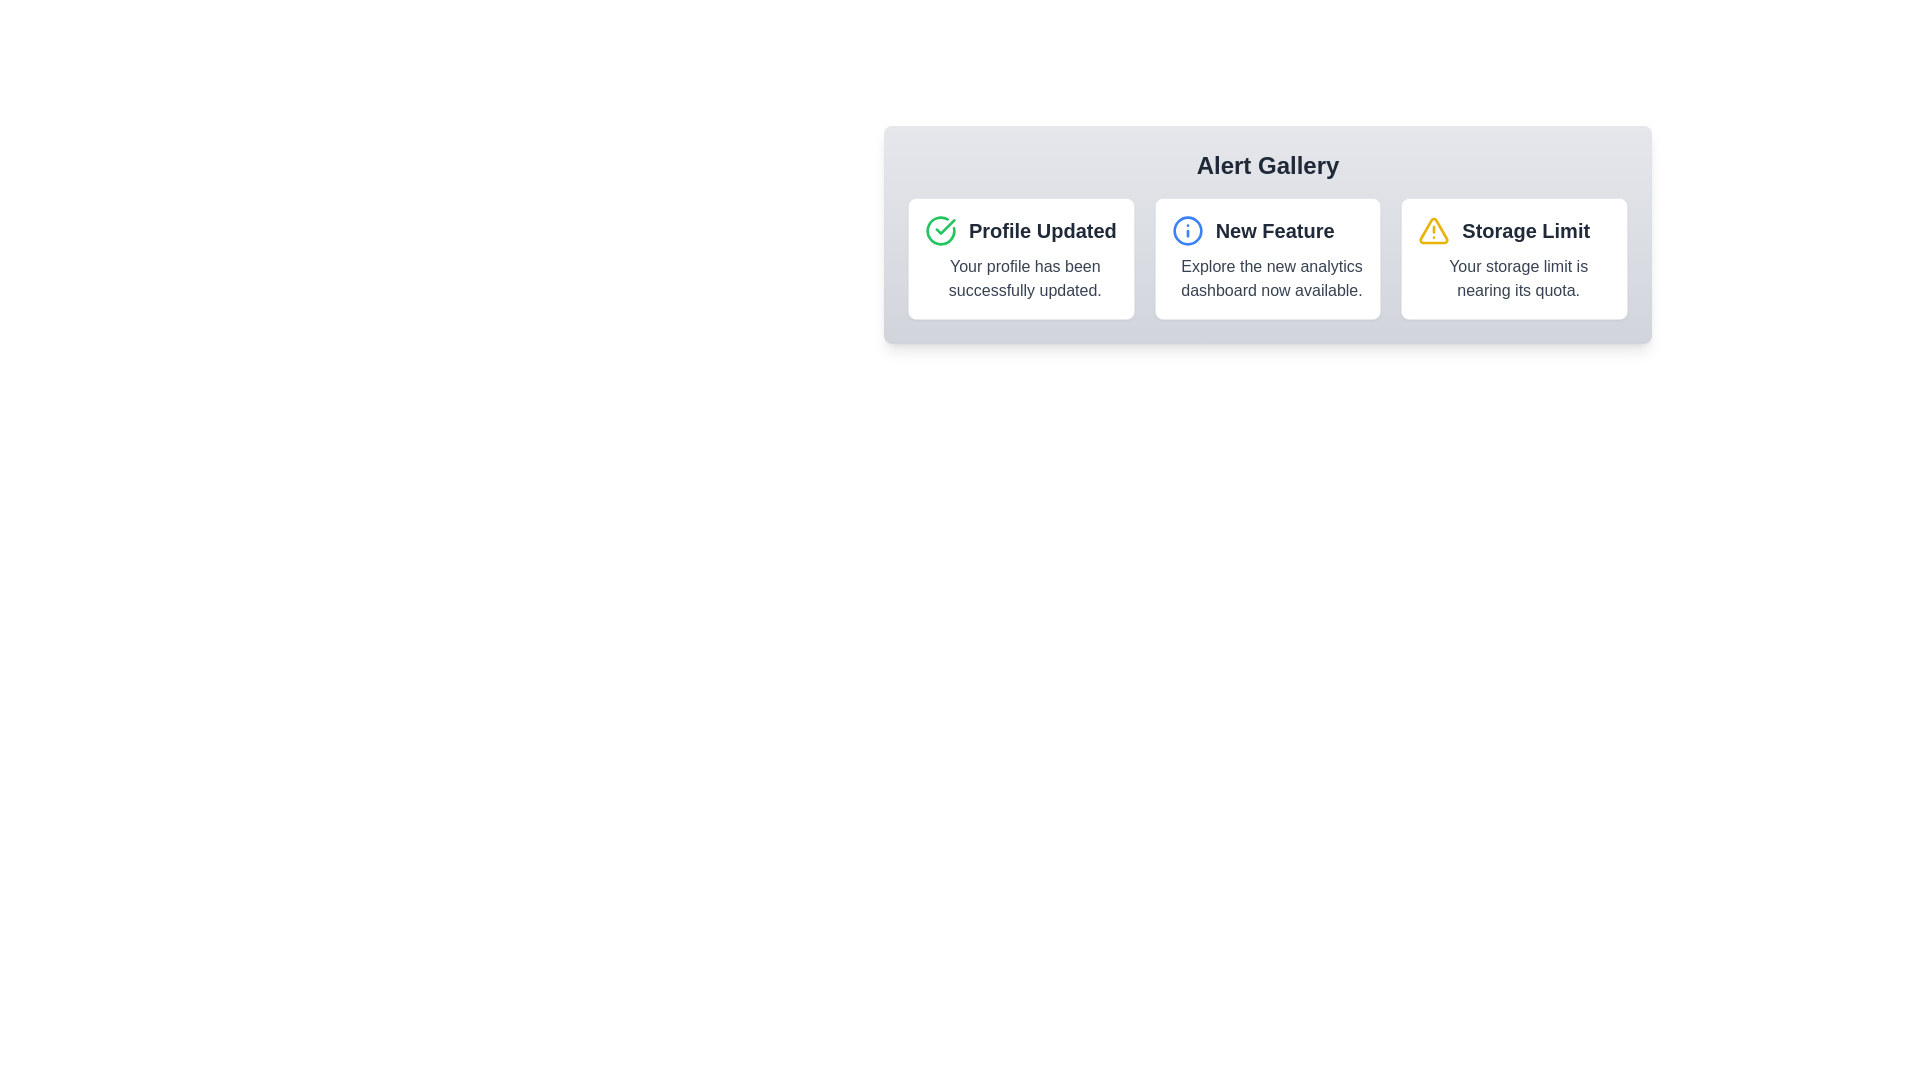 Image resolution: width=1920 pixels, height=1080 pixels. Describe the element at coordinates (1433, 230) in the screenshot. I see `the warning alert icon located in the 'Storage Limit' section, which is positioned to the left of the descriptive text 'Storage Limit' and 'Your storage limit is nearing its quota.'` at that location.